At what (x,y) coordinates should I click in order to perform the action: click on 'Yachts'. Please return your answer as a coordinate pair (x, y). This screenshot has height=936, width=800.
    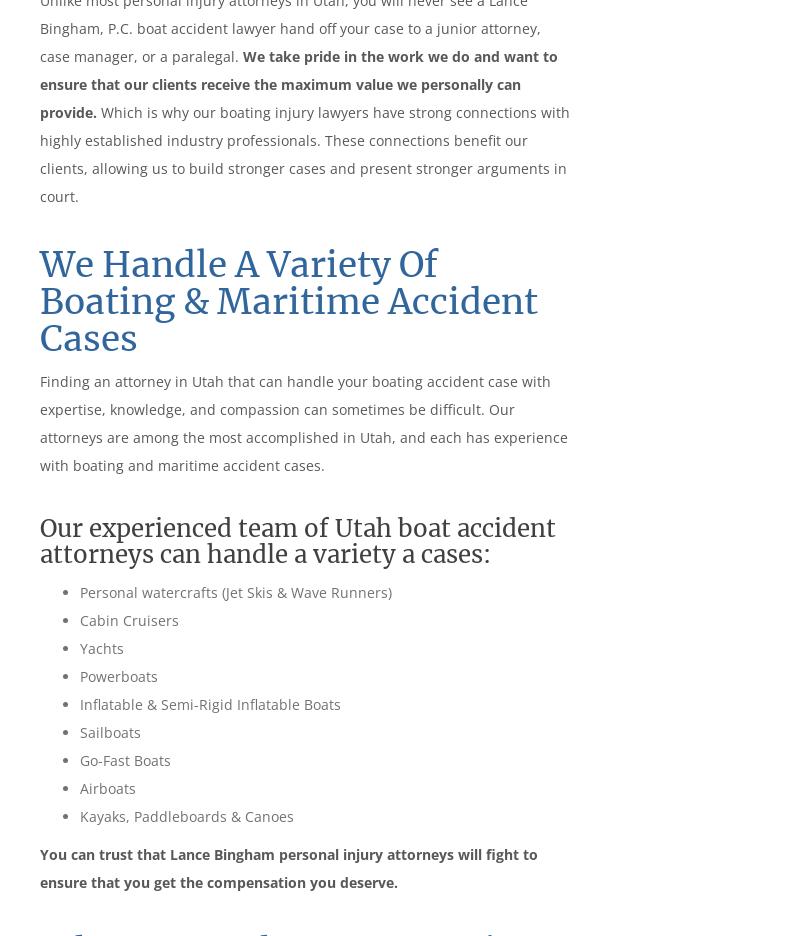
    Looking at the image, I should click on (80, 646).